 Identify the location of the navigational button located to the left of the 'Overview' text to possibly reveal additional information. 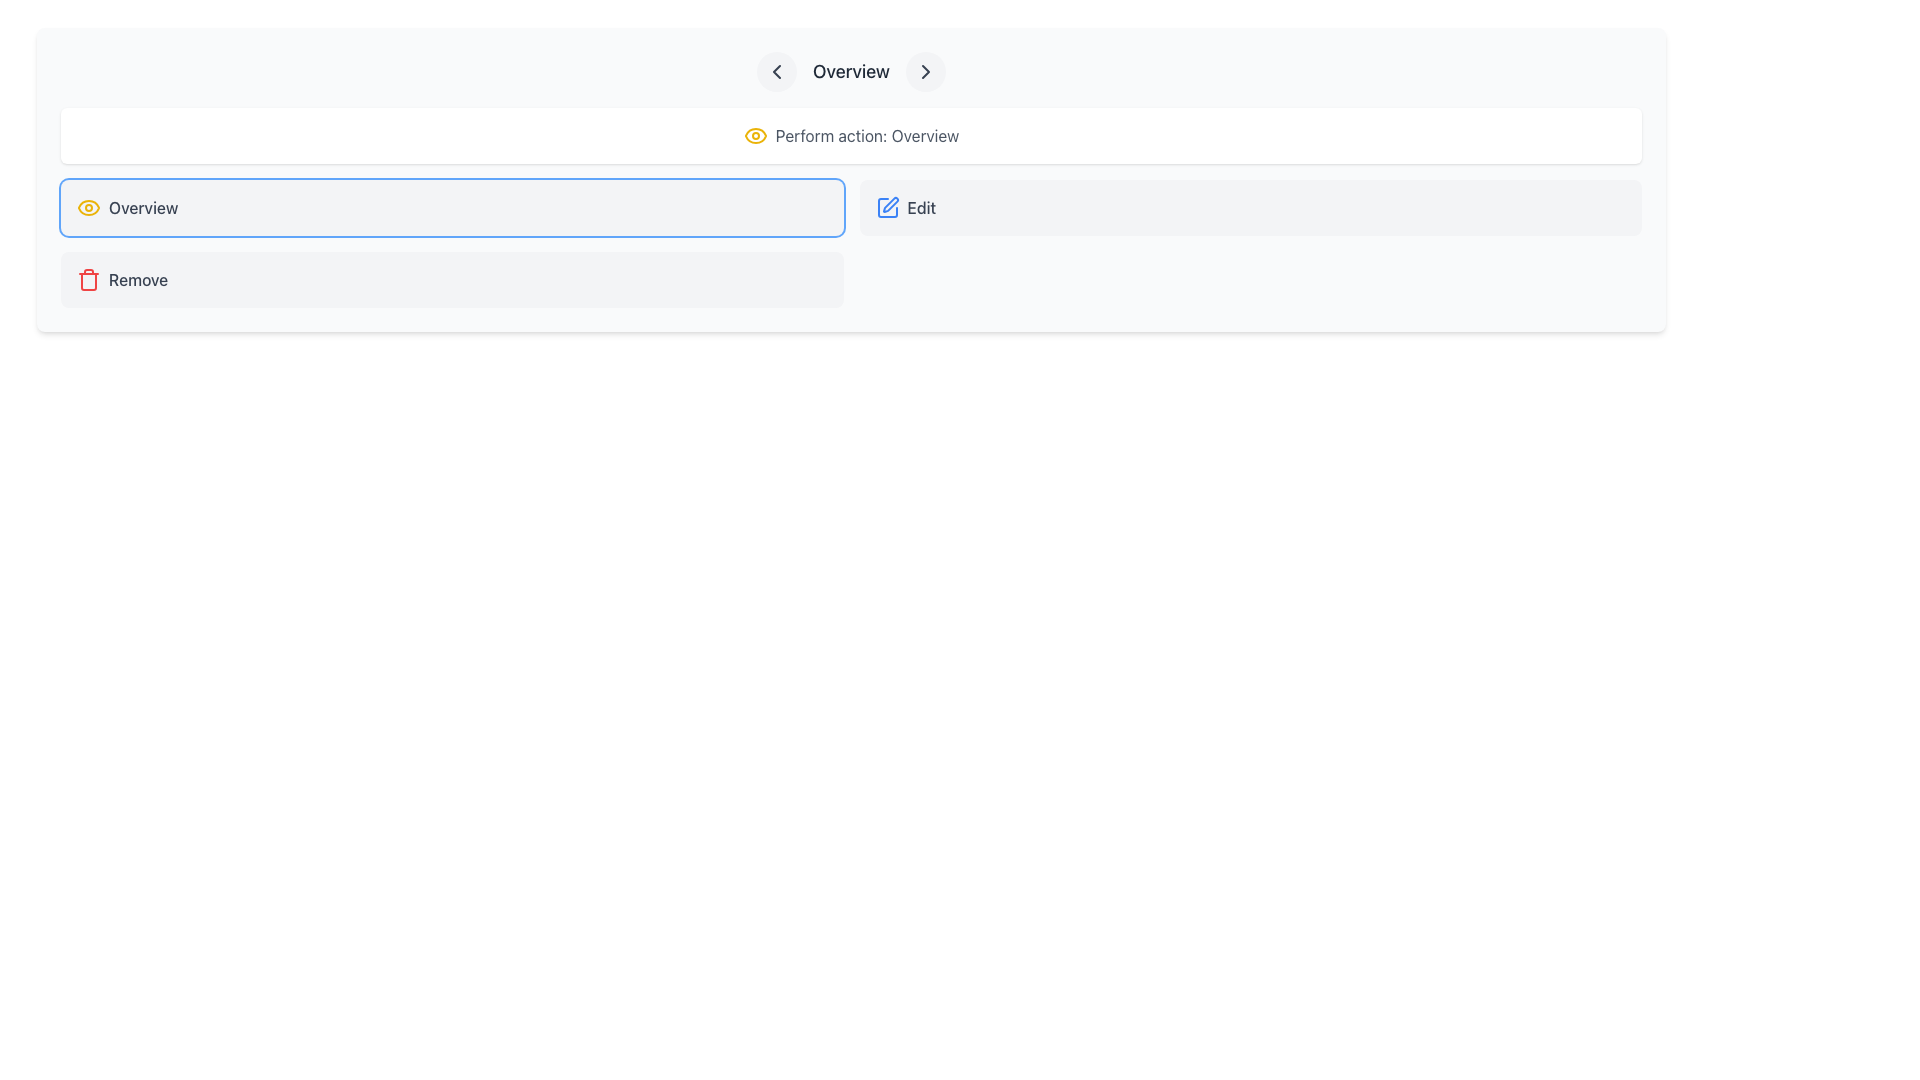
(776, 71).